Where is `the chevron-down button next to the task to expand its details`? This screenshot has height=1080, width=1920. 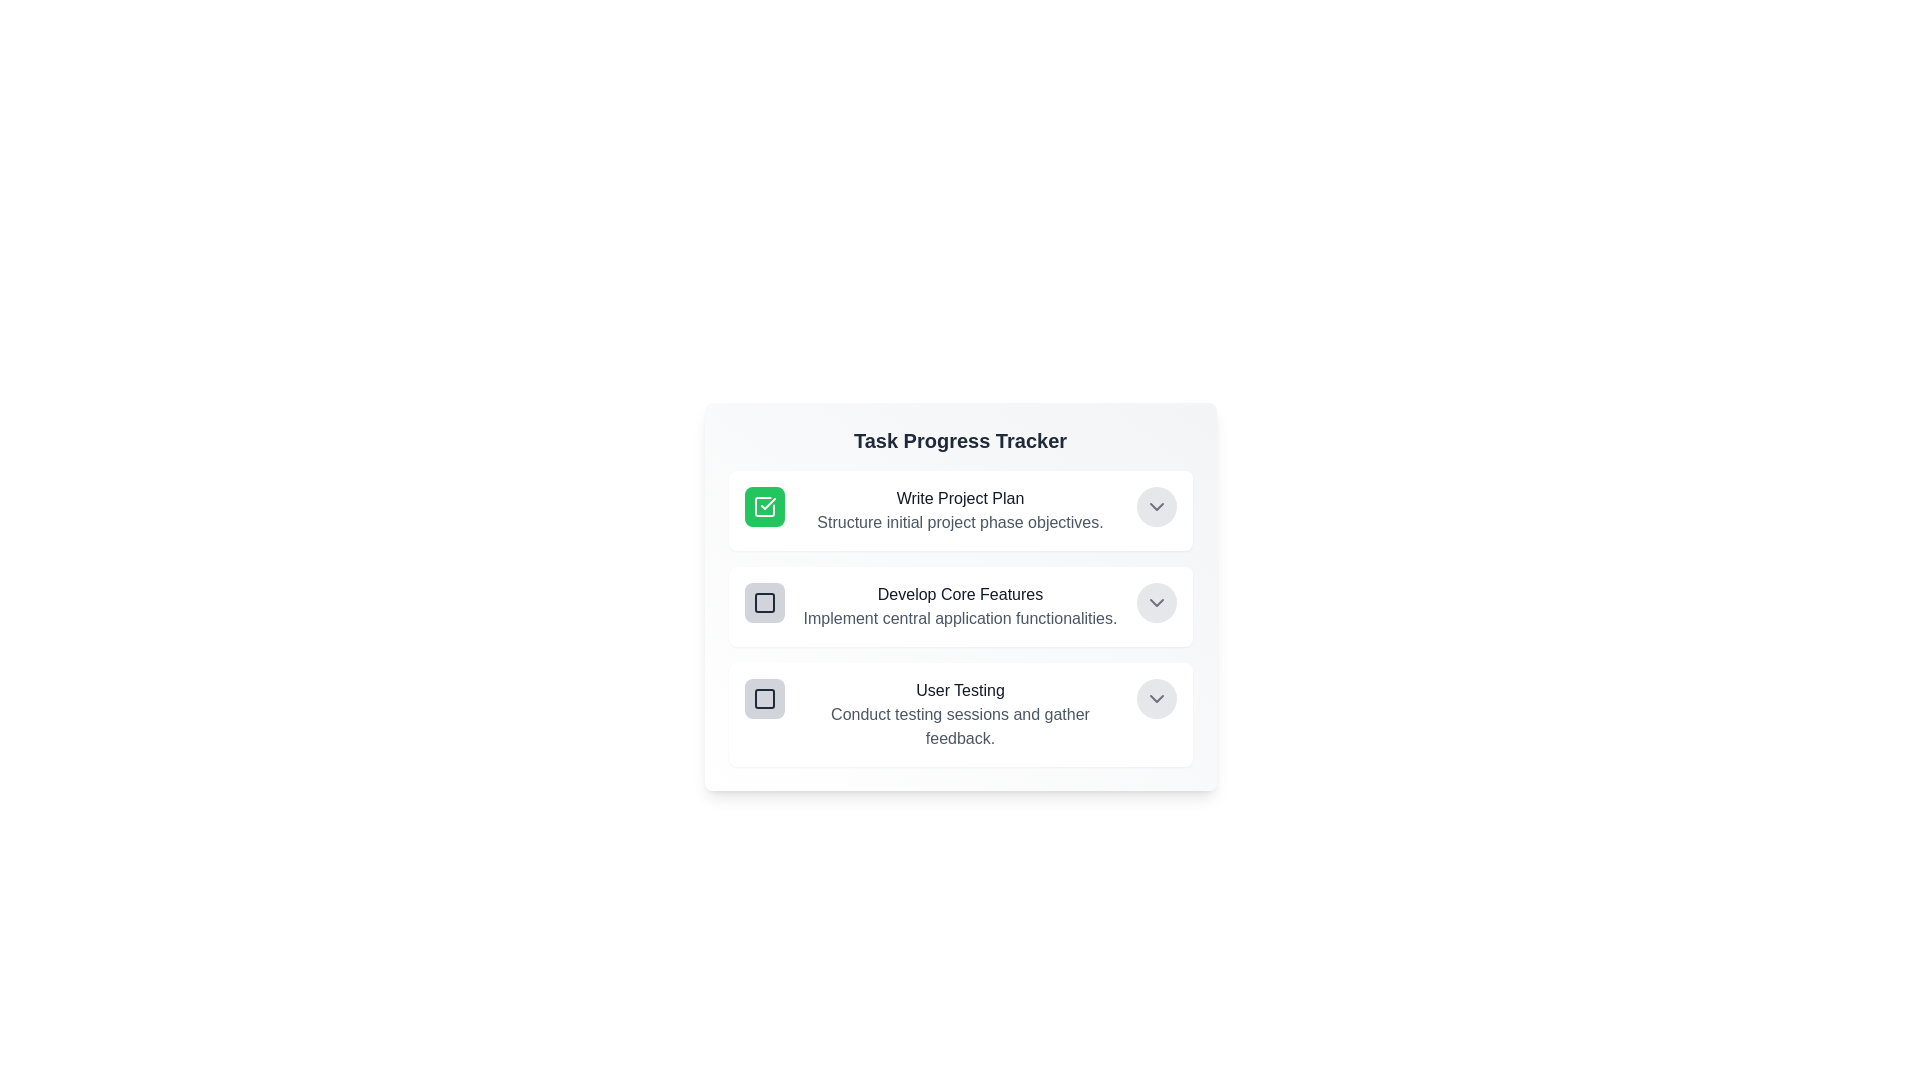
the chevron-down button next to the task to expand its details is located at coordinates (1156, 505).